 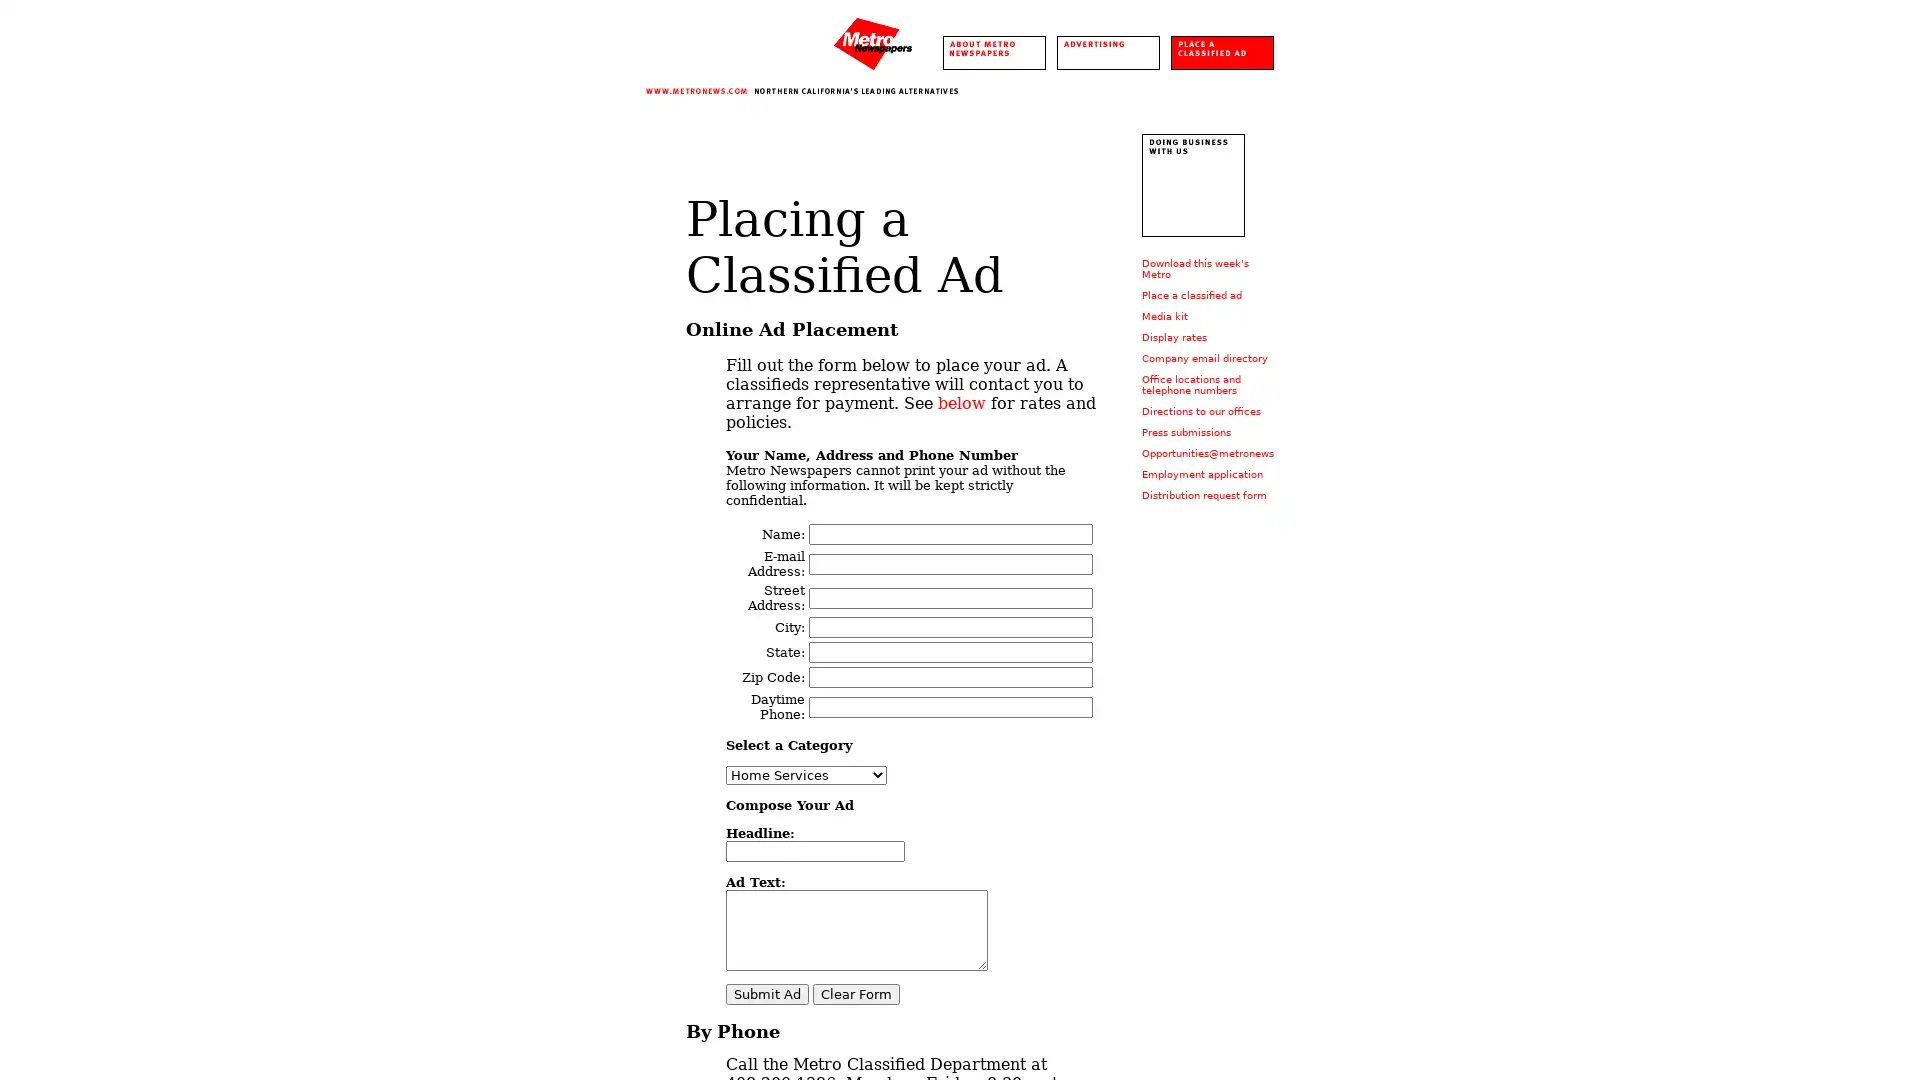 I want to click on Submit Ad, so click(x=766, y=994).